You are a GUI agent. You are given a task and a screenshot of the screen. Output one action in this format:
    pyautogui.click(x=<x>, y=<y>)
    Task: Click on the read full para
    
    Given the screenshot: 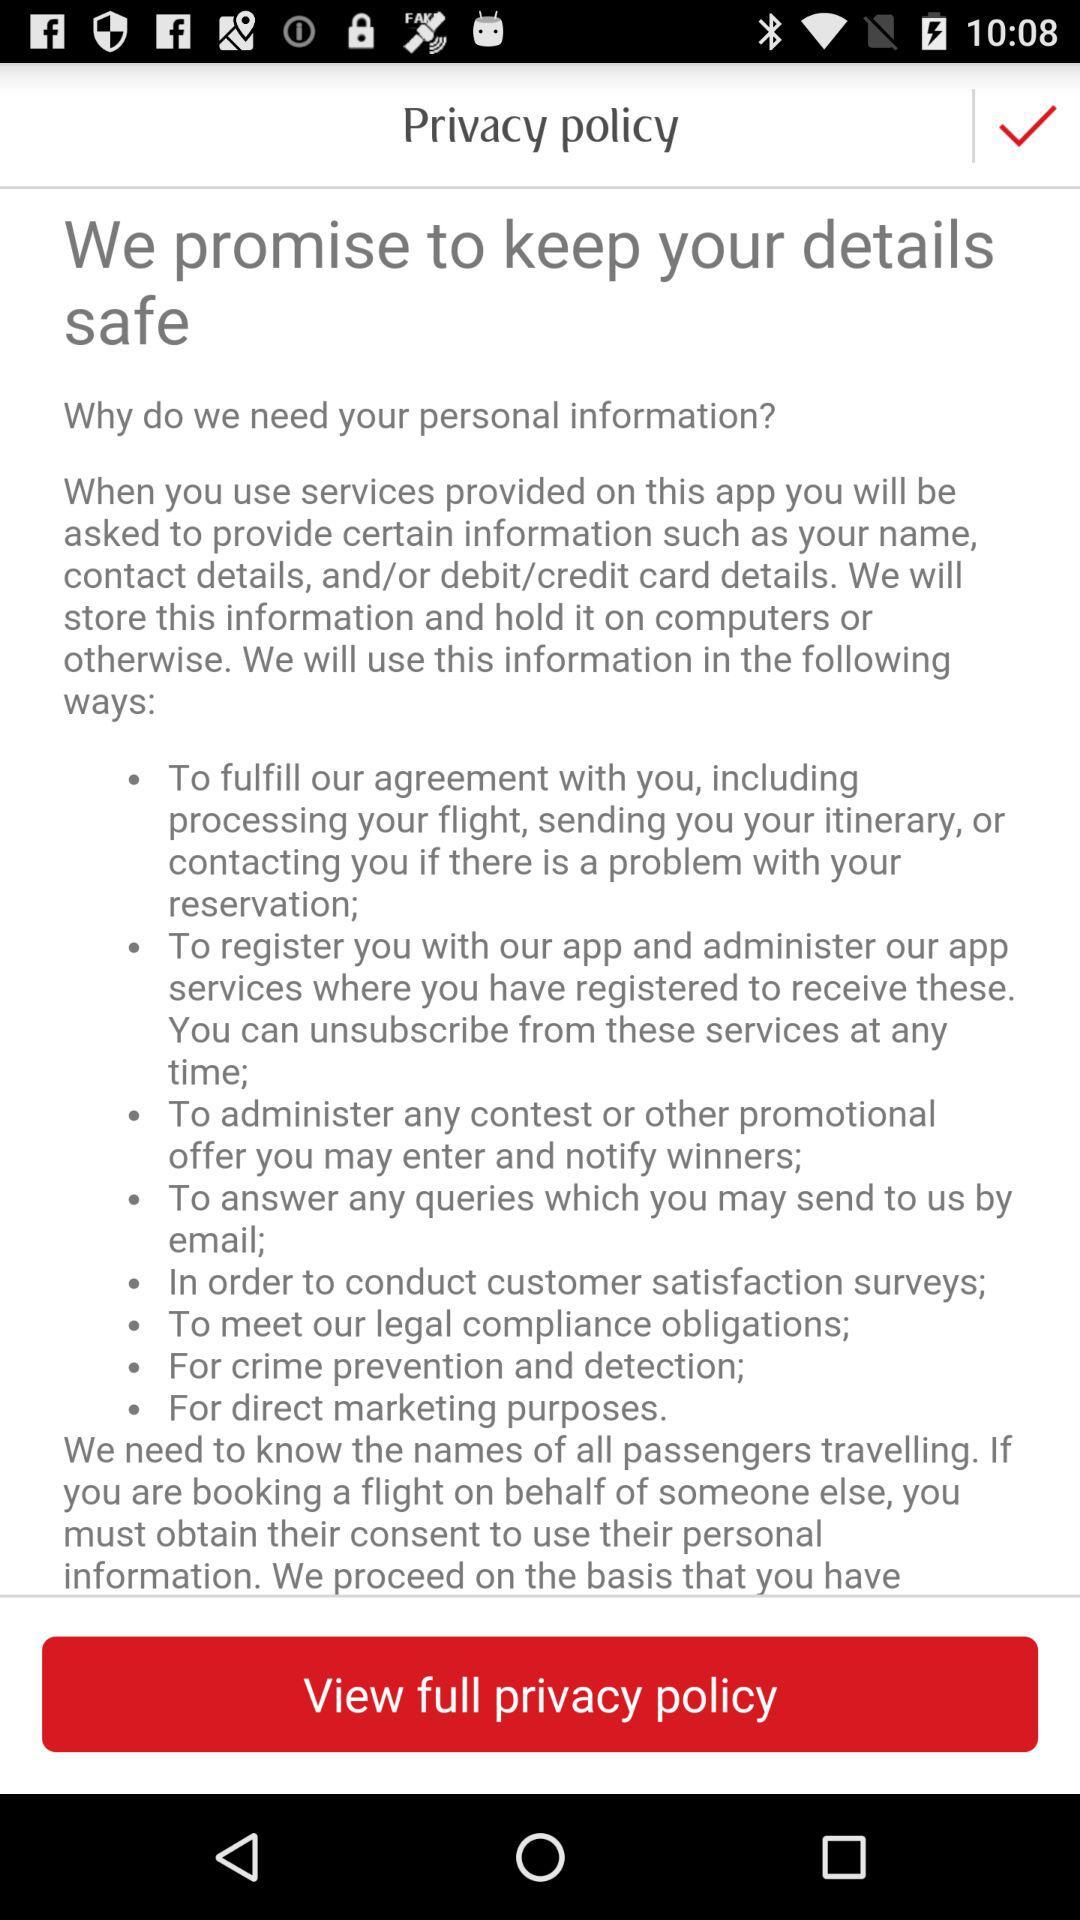 What is the action you would take?
    pyautogui.click(x=540, y=890)
    